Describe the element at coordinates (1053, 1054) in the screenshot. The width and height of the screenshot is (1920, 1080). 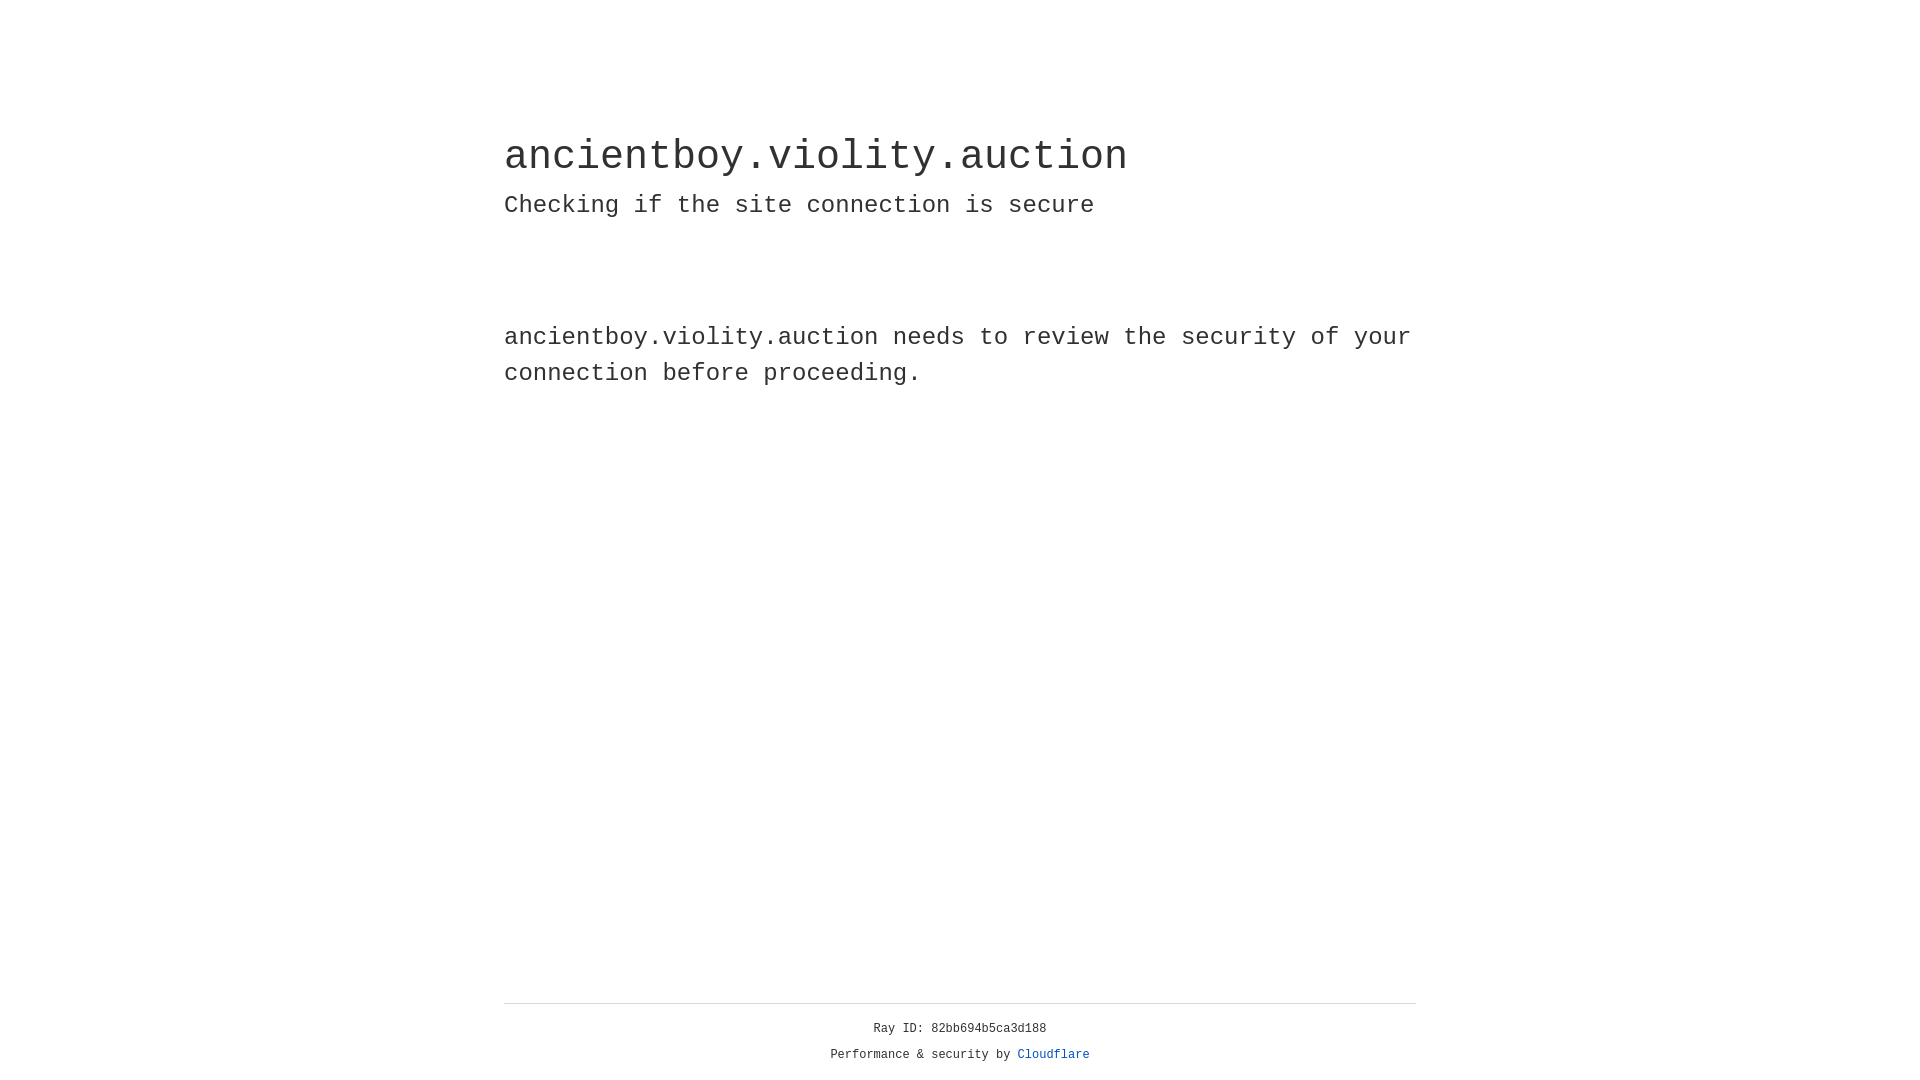
I see `'Cloudflare'` at that location.